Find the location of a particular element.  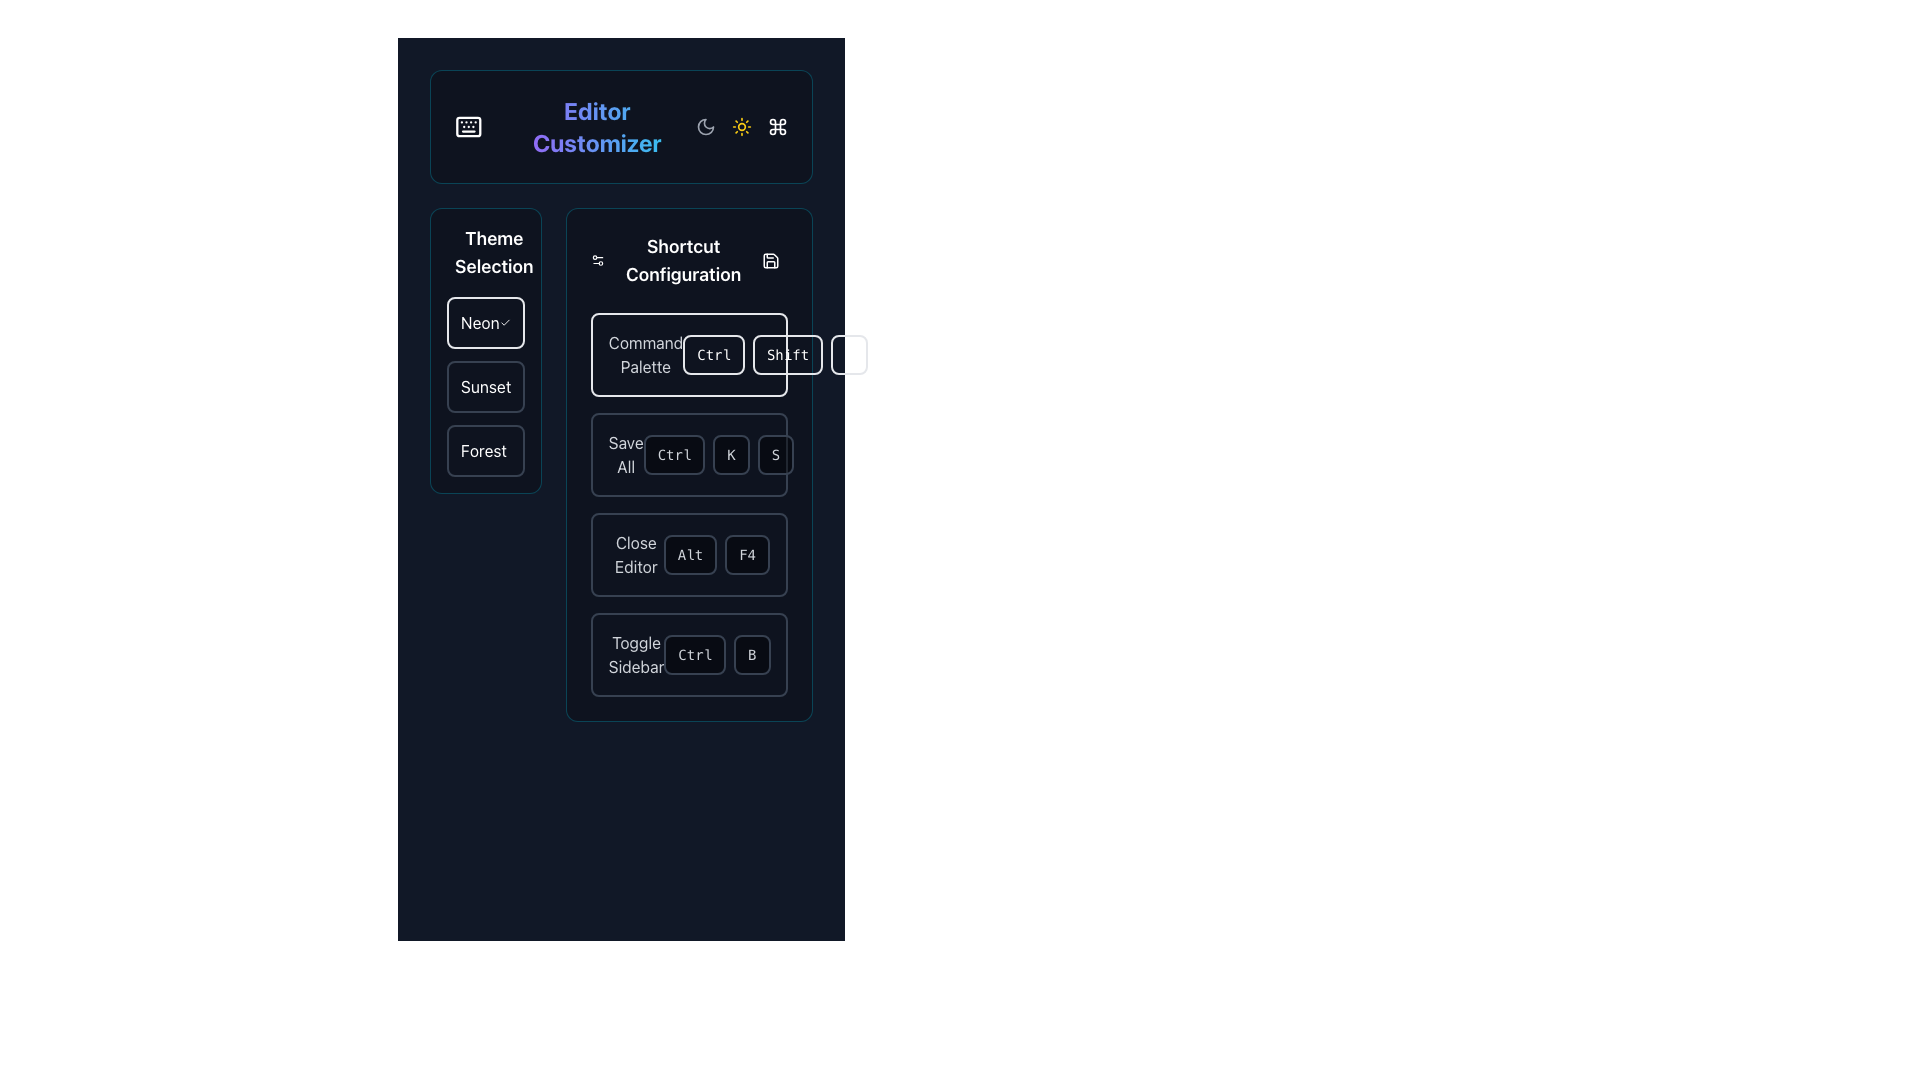

the 'Neon' button, which is a rectangular button with rounded corners, featuring the text 'Neon' and a cyan border, located above the 'Sunset' and 'Forest' buttons in the left panel is located at coordinates (485, 322).